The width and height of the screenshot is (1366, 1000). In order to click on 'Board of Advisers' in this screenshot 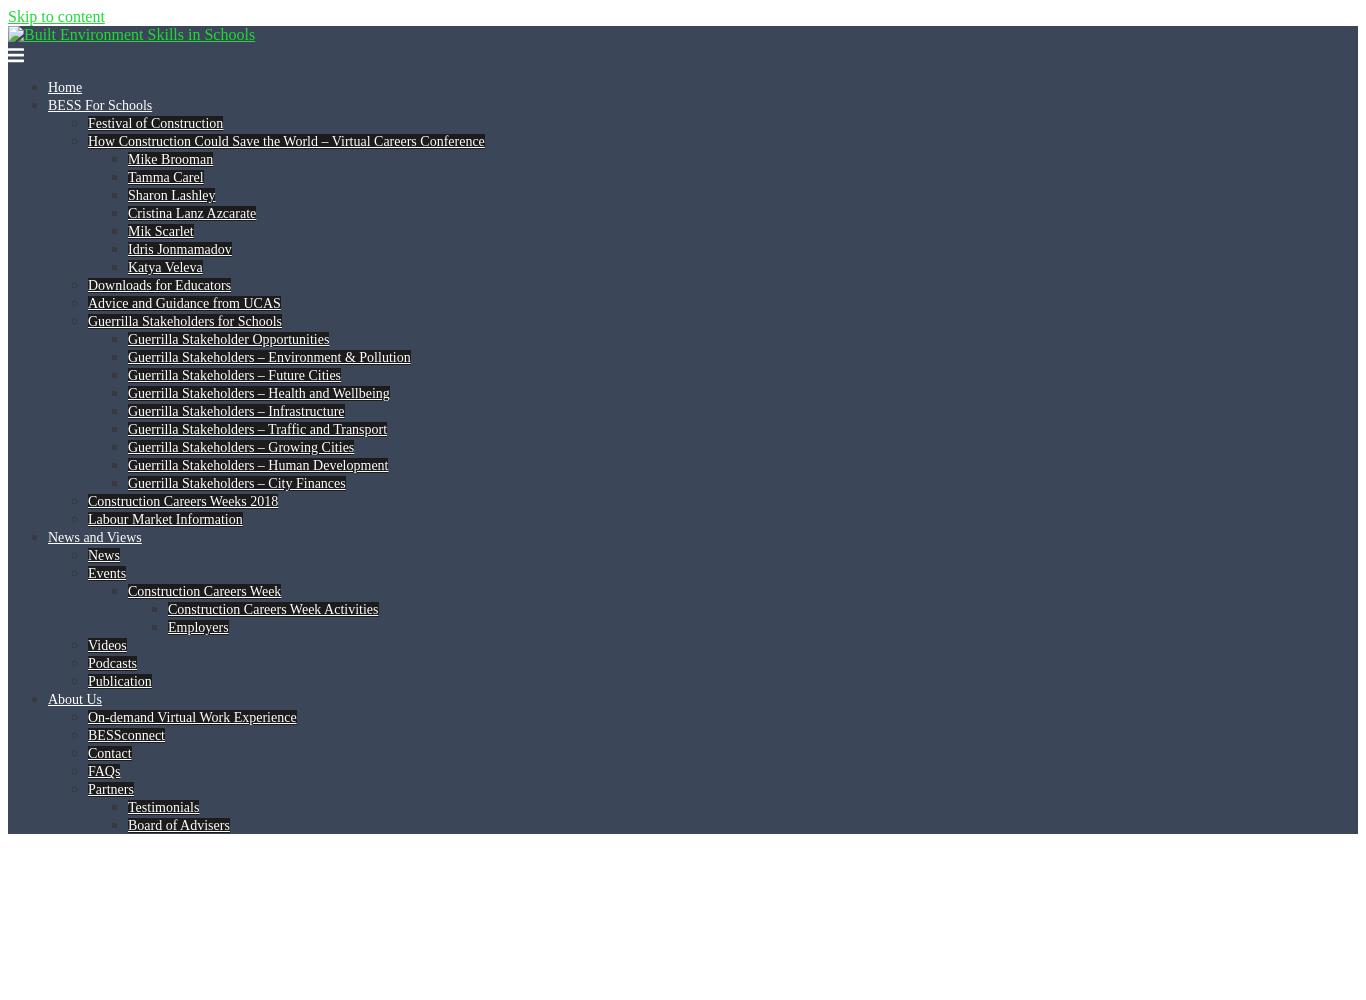, I will do `click(177, 824)`.